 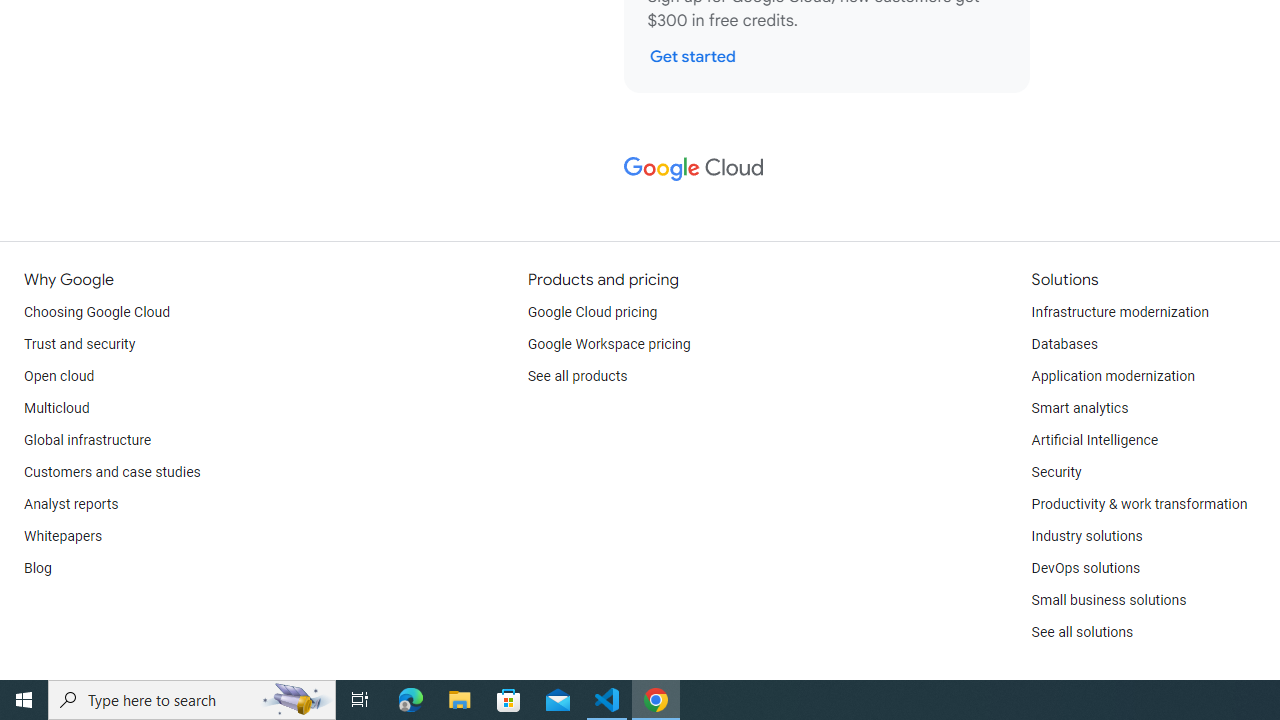 I want to click on 'DevOps solutions', so click(x=1084, y=568).